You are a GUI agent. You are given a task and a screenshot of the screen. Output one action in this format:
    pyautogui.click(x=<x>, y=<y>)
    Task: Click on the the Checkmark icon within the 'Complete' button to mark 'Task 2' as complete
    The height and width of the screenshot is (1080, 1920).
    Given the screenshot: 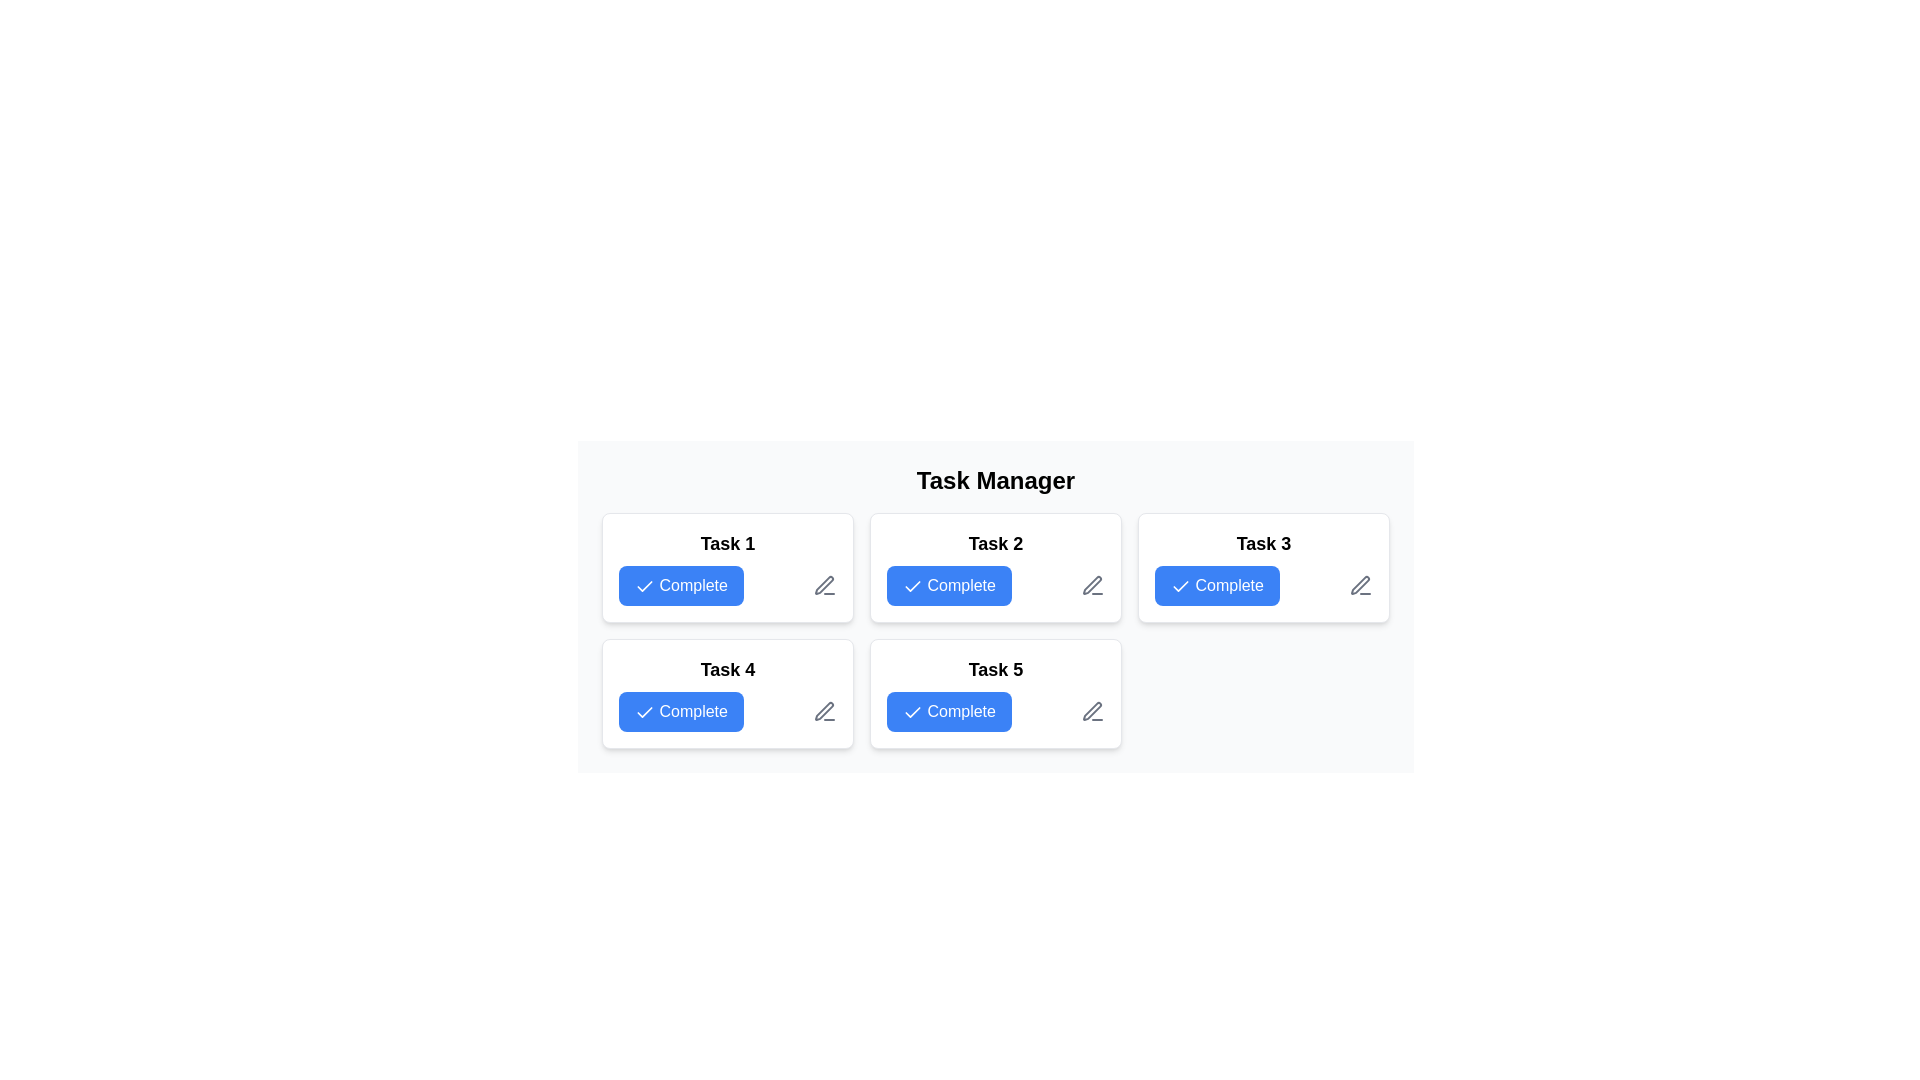 What is the action you would take?
    pyautogui.click(x=911, y=585)
    